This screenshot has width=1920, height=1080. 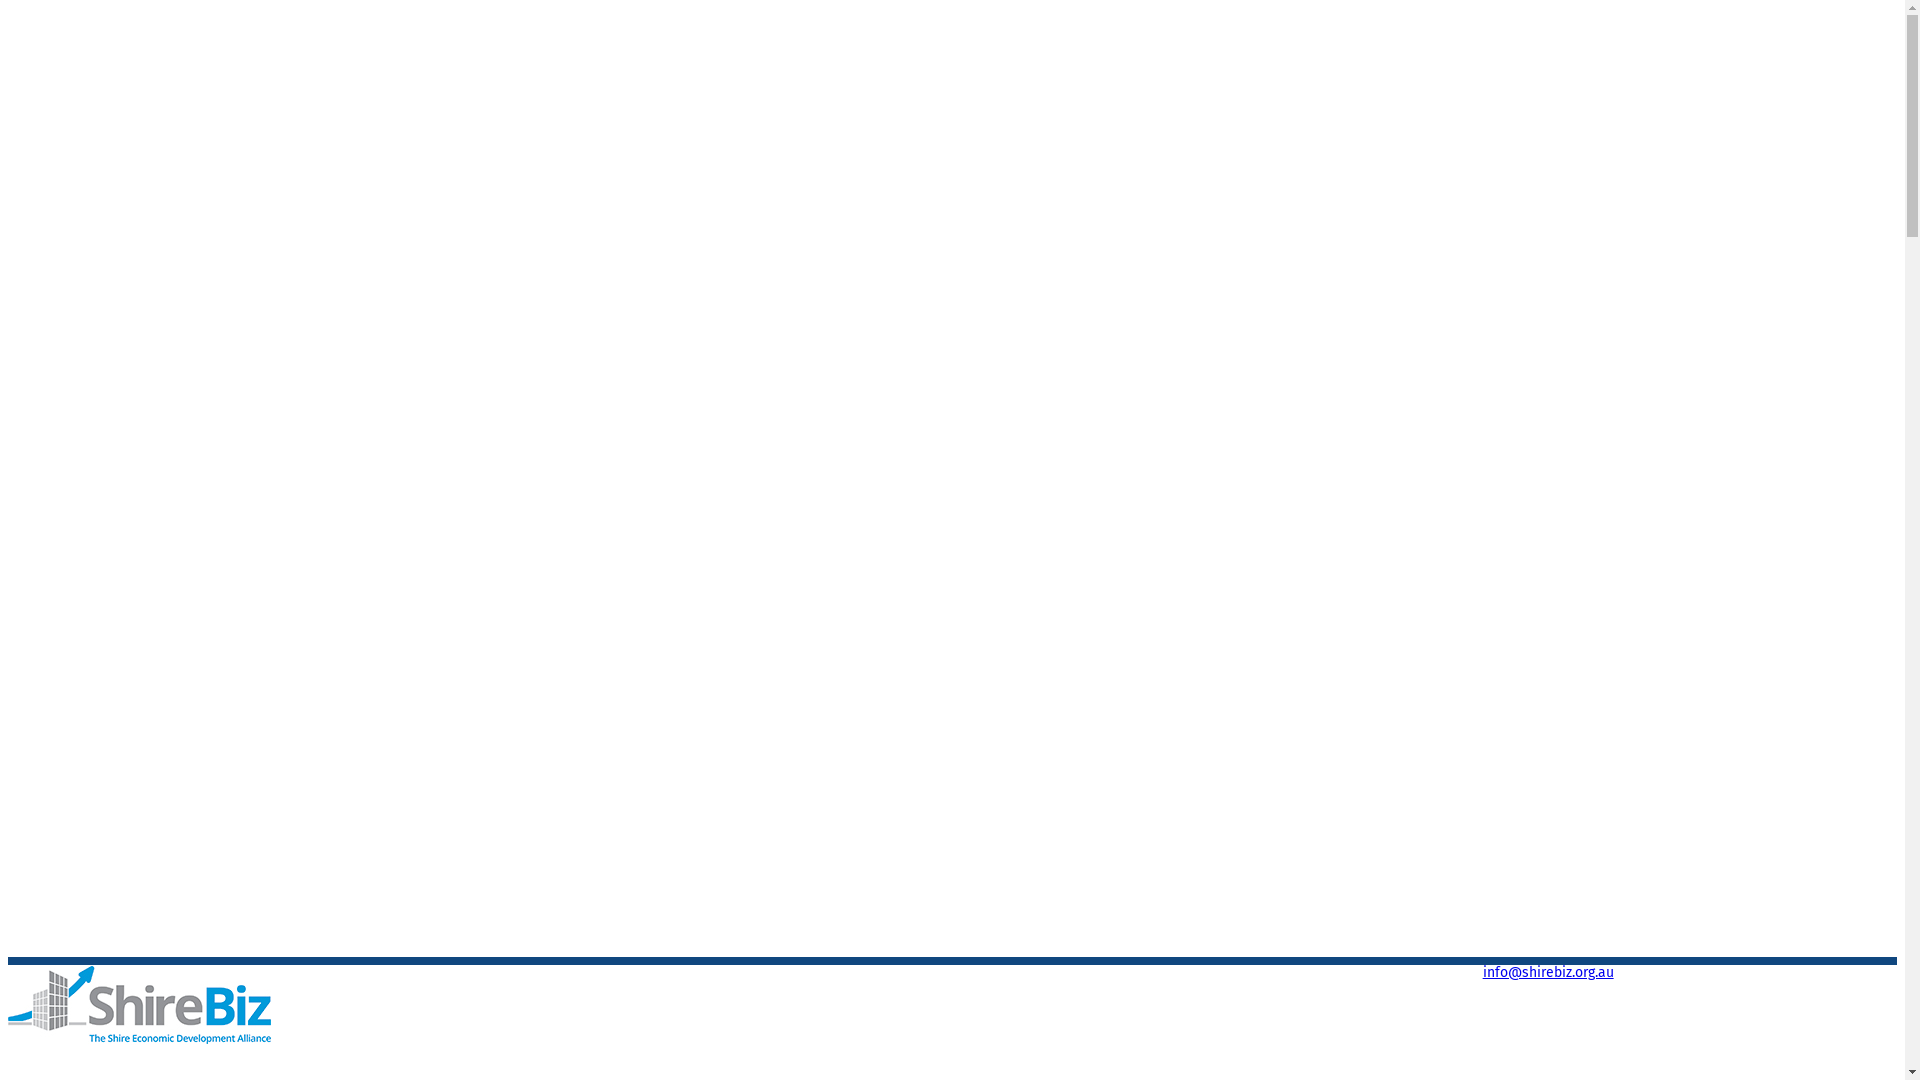 What do you see at coordinates (1547, 971) in the screenshot?
I see `'info@shirebiz.org.au'` at bounding box center [1547, 971].